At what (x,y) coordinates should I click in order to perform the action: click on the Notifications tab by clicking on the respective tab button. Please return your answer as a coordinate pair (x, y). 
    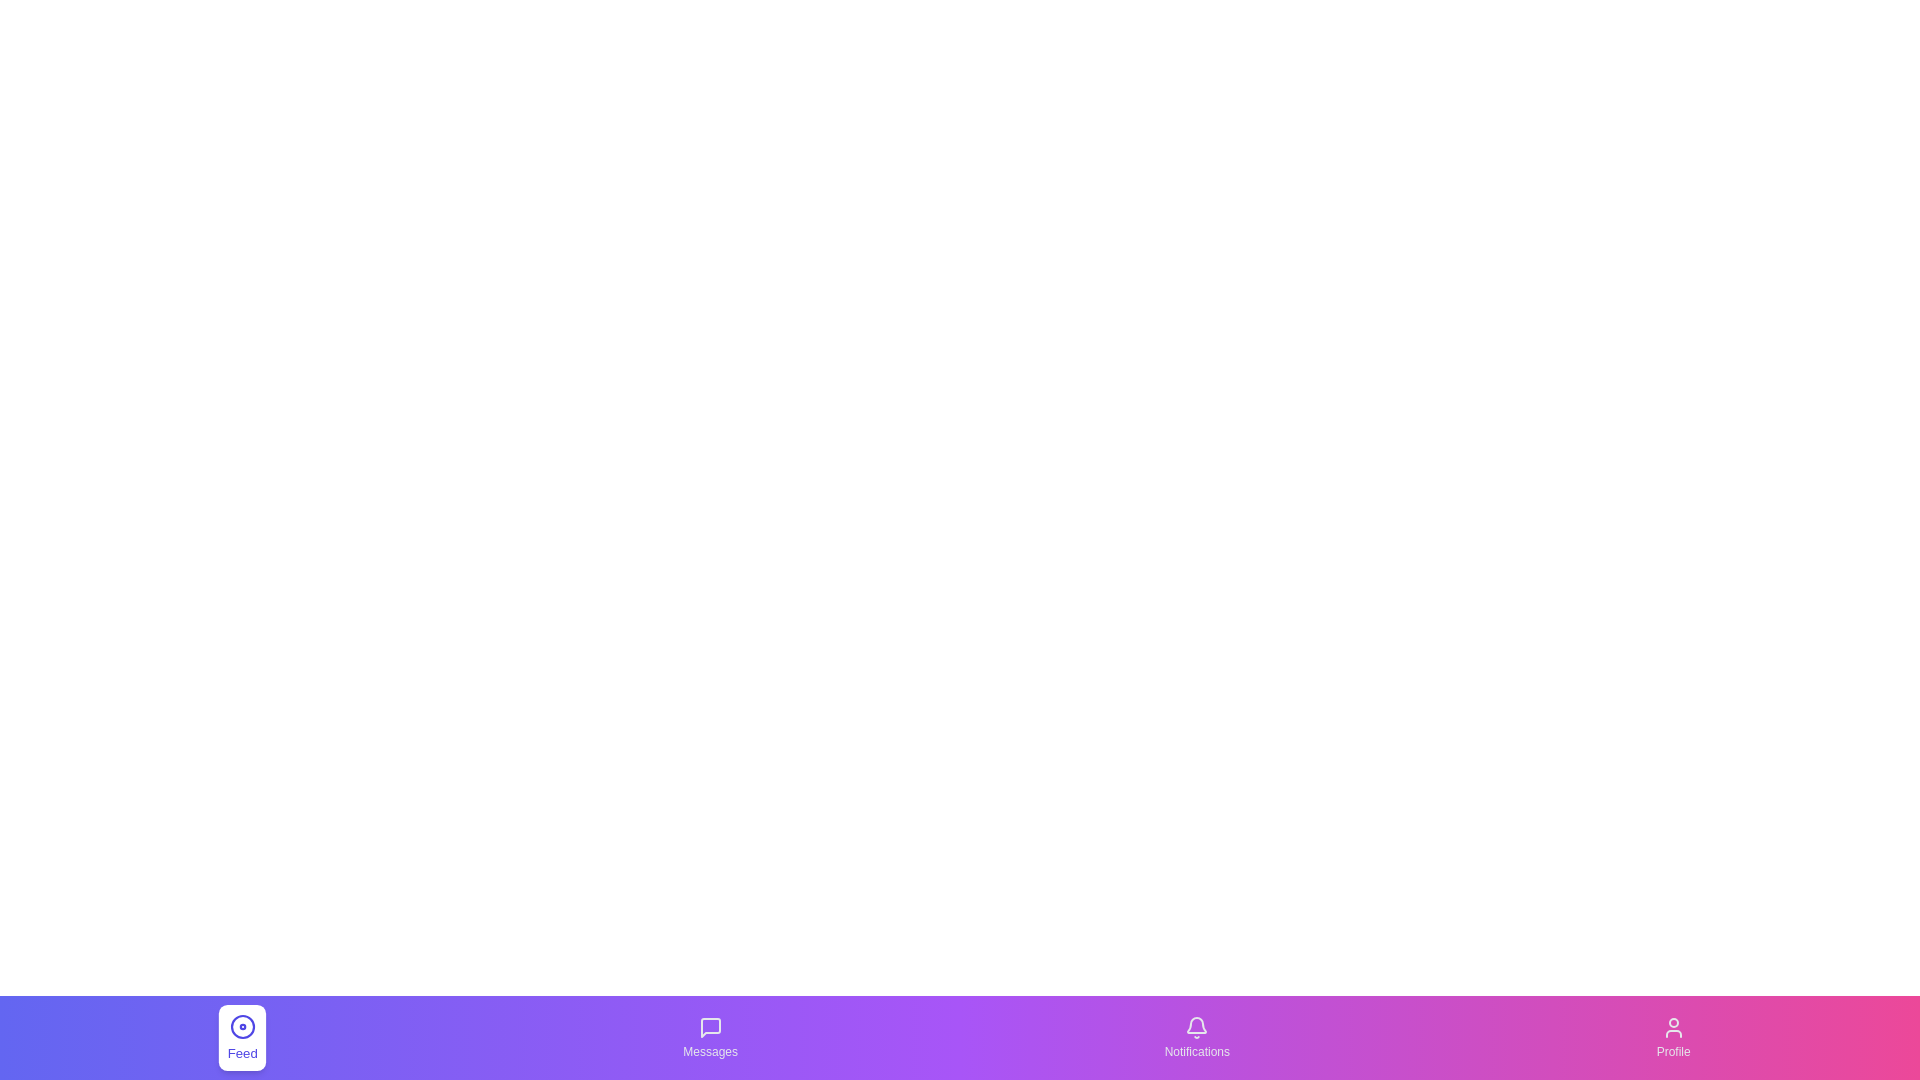
    Looking at the image, I should click on (1197, 1036).